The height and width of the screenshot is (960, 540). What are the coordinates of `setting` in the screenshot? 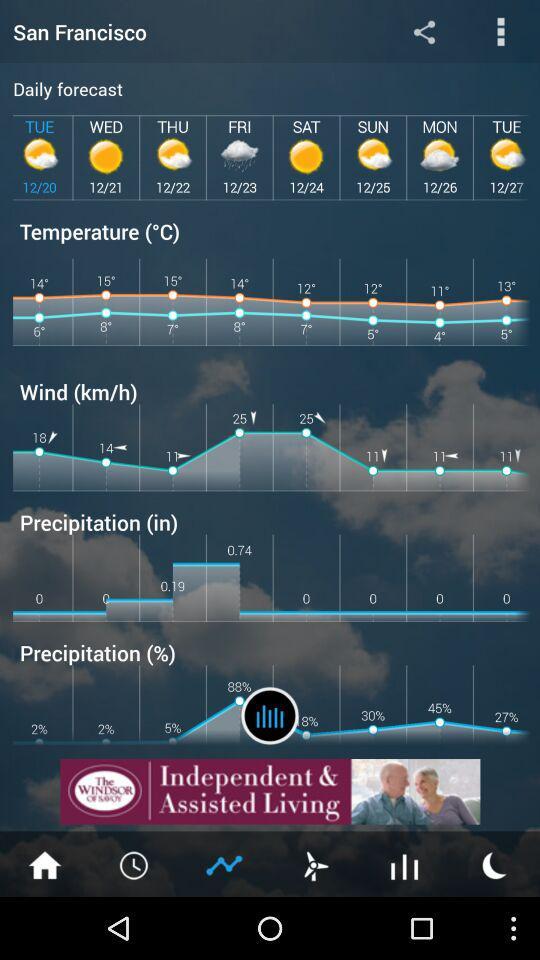 It's located at (423, 30).